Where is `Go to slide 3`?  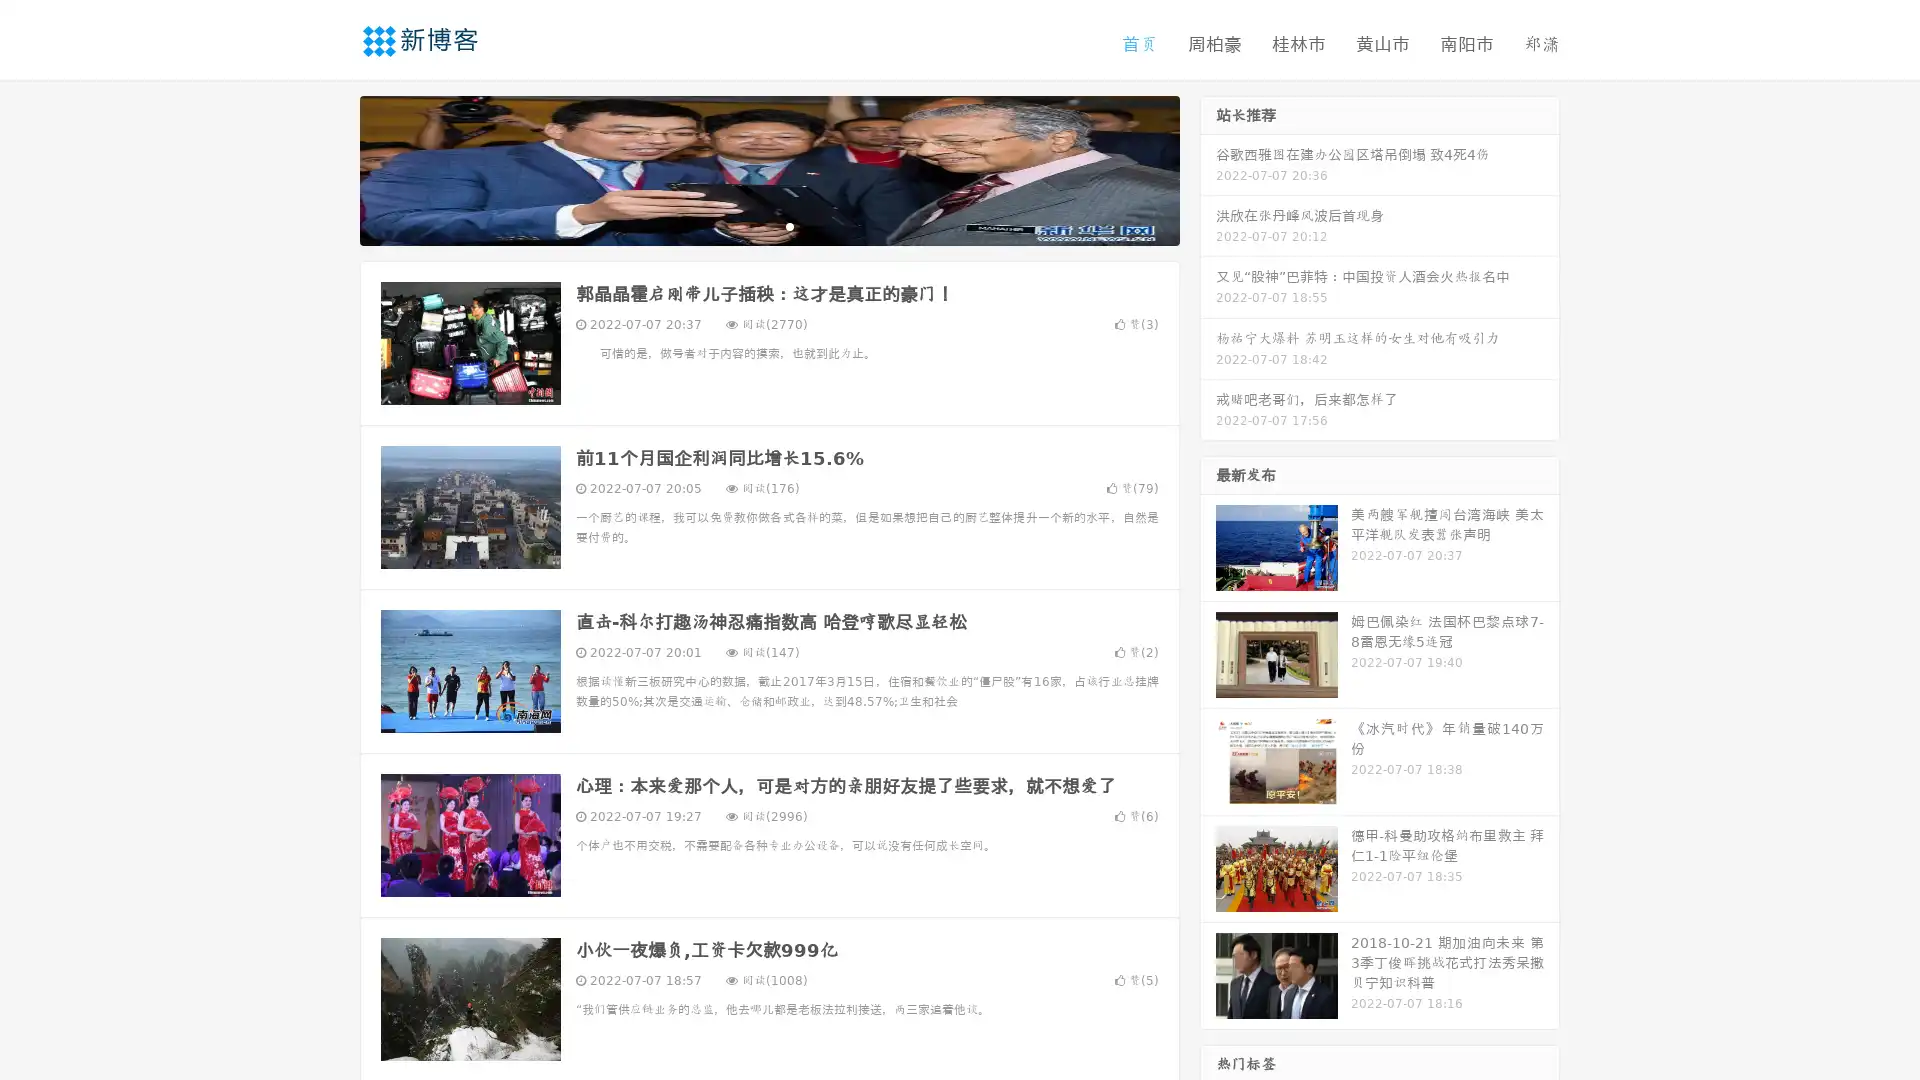 Go to slide 3 is located at coordinates (789, 225).